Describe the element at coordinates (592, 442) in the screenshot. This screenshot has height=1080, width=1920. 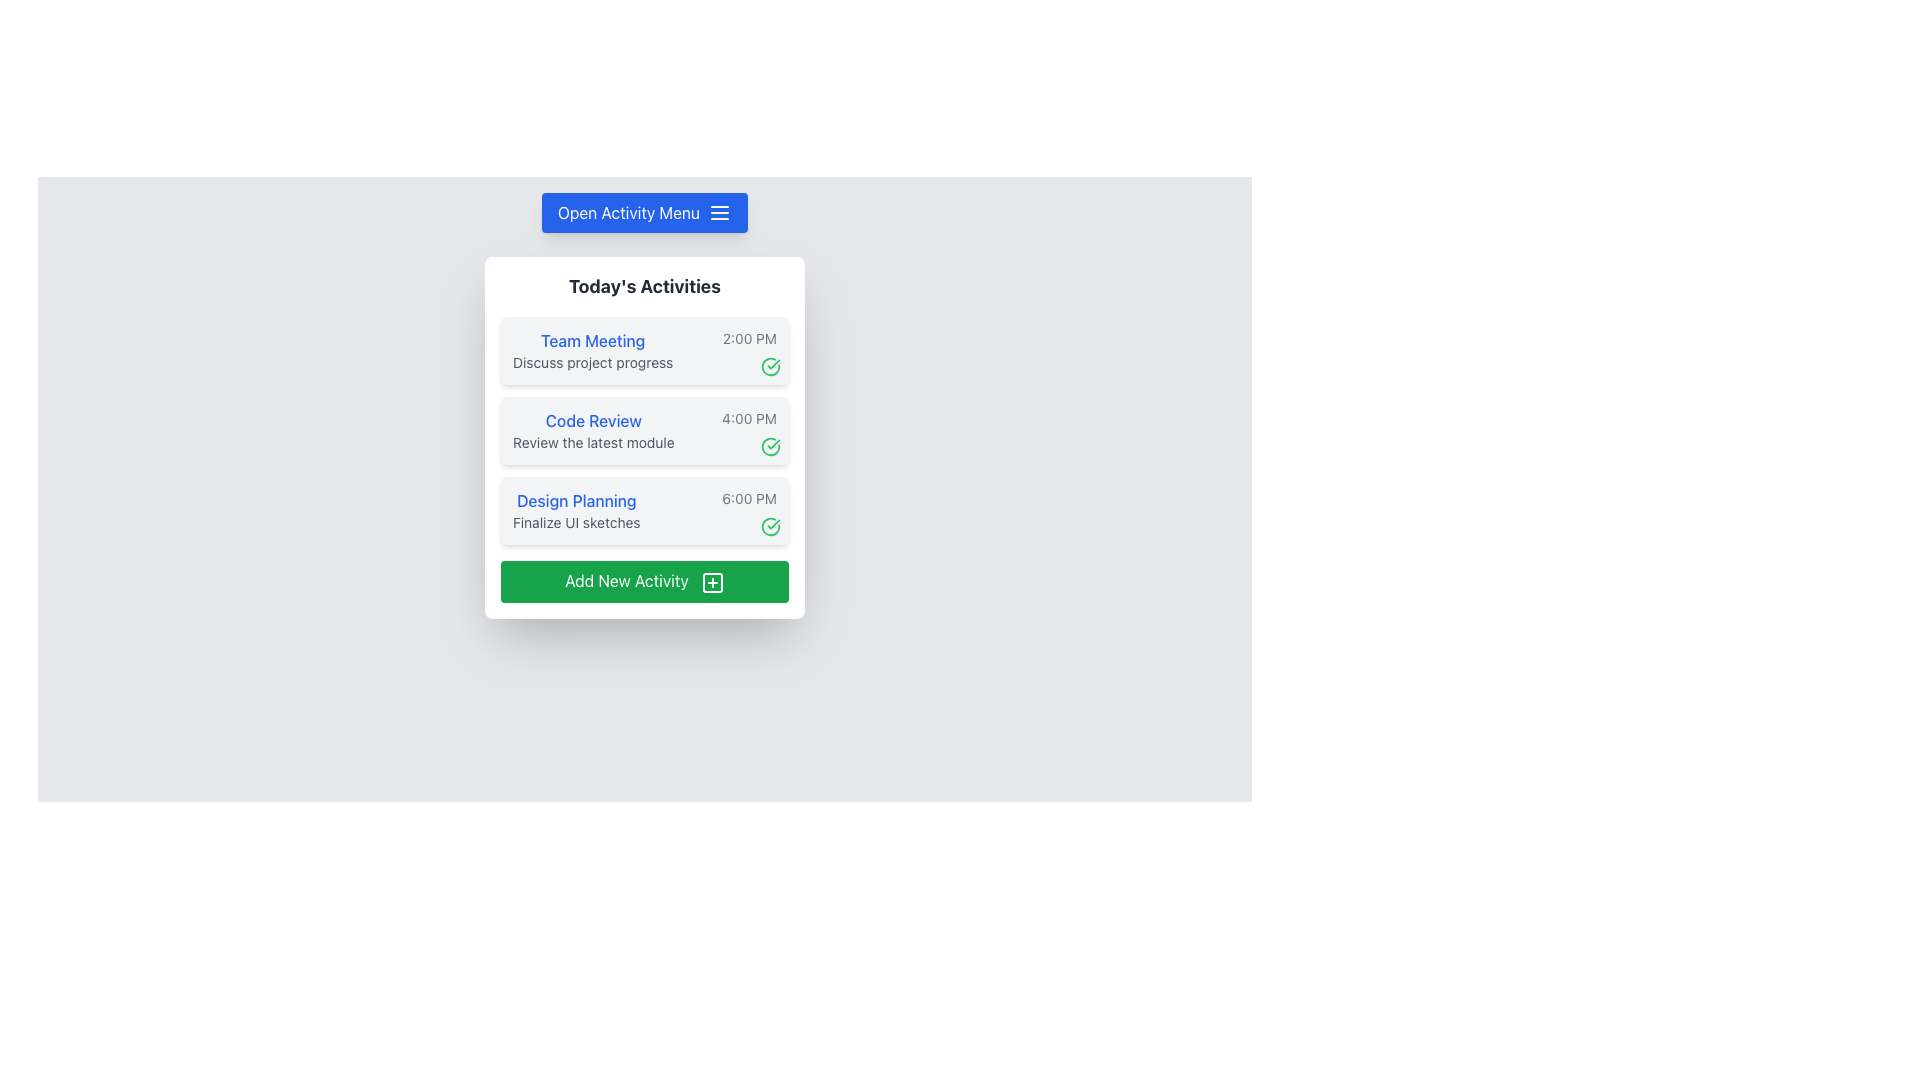
I see `the text element that reads 'Review the latest module', which is styled in gray and located beneath the 'Code Review' title within the 'Today's Activities' box` at that location.